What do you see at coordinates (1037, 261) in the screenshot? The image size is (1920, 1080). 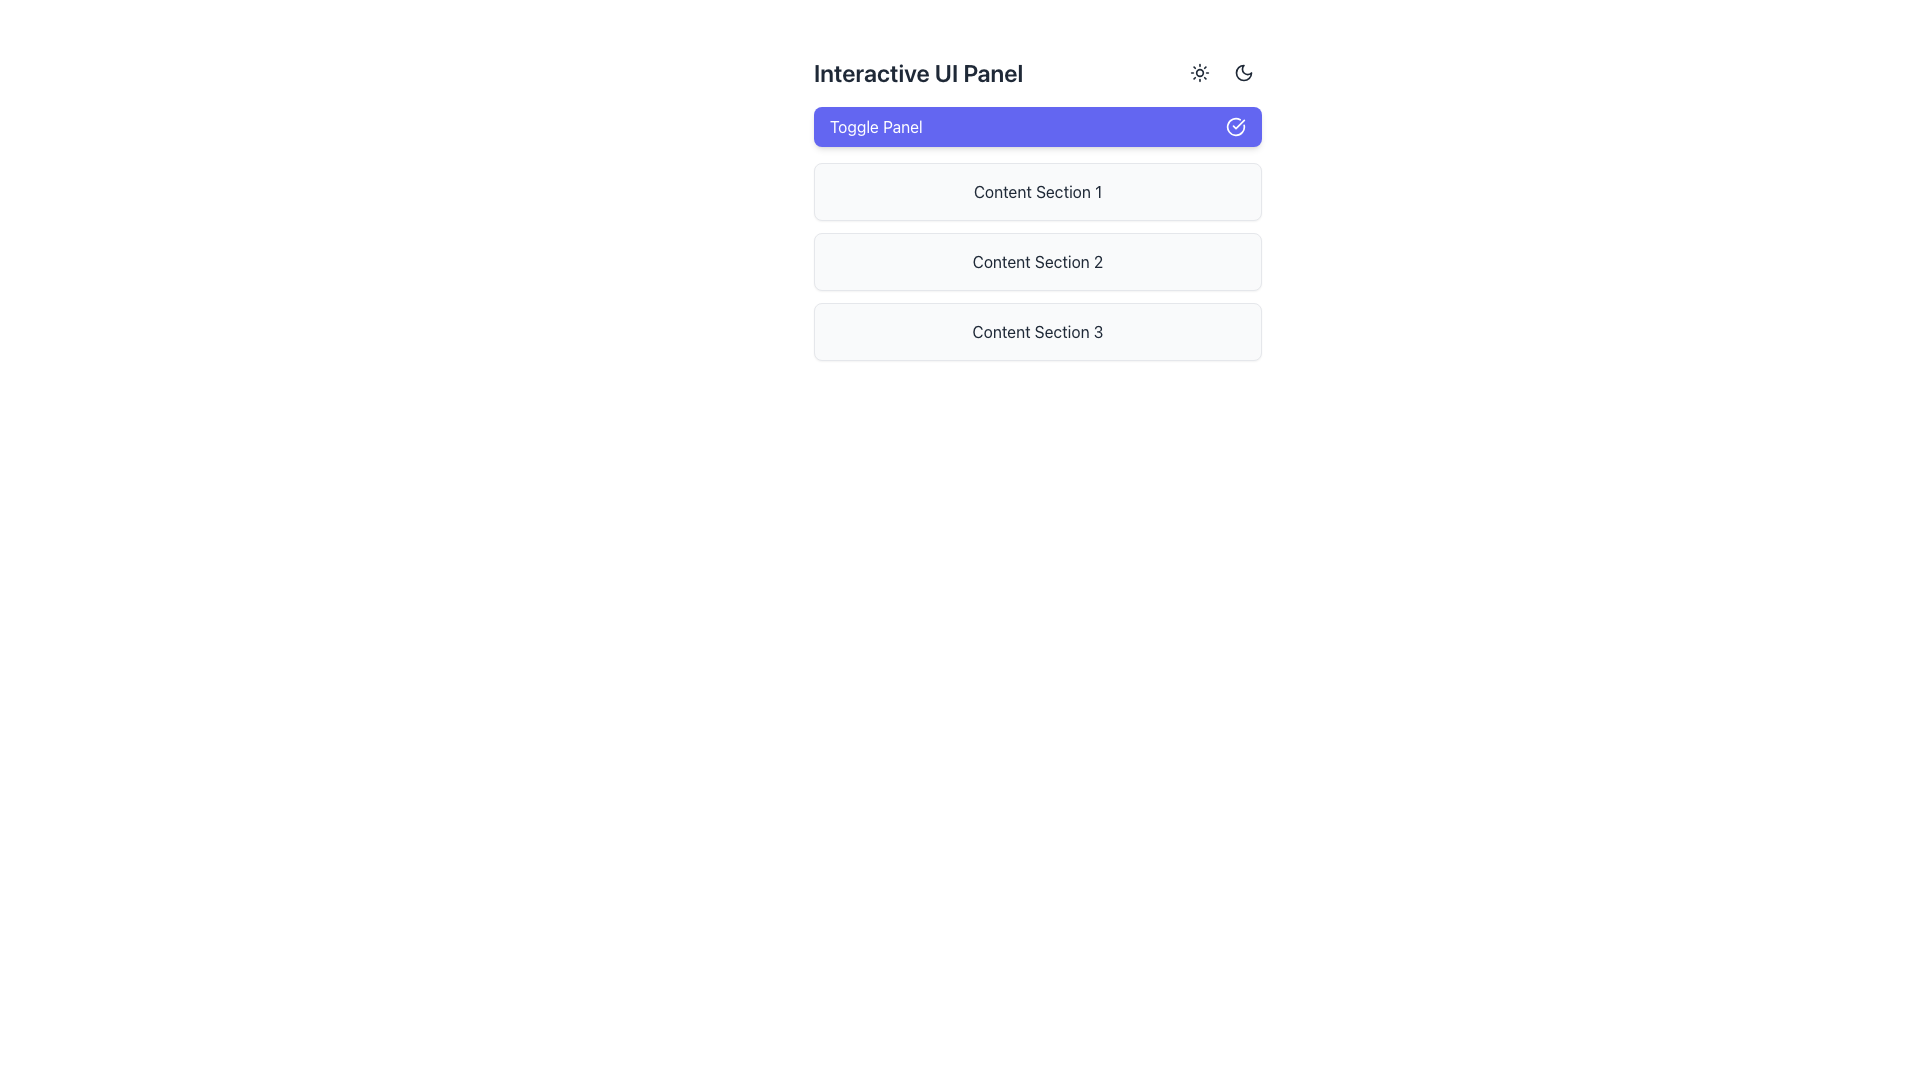 I see `the label displaying the section's title located below 'Content Section 1' with a light-gray background` at bounding box center [1037, 261].